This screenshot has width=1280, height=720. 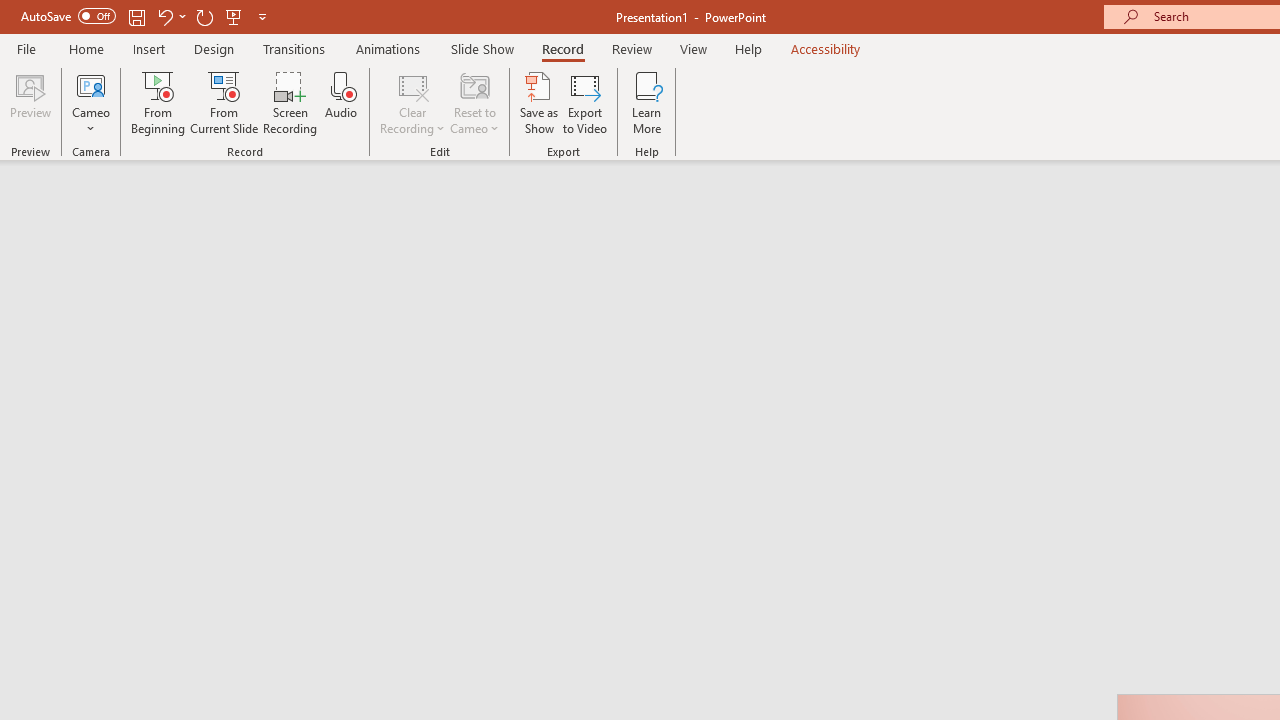 I want to click on 'Export to Video', so click(x=584, y=103).